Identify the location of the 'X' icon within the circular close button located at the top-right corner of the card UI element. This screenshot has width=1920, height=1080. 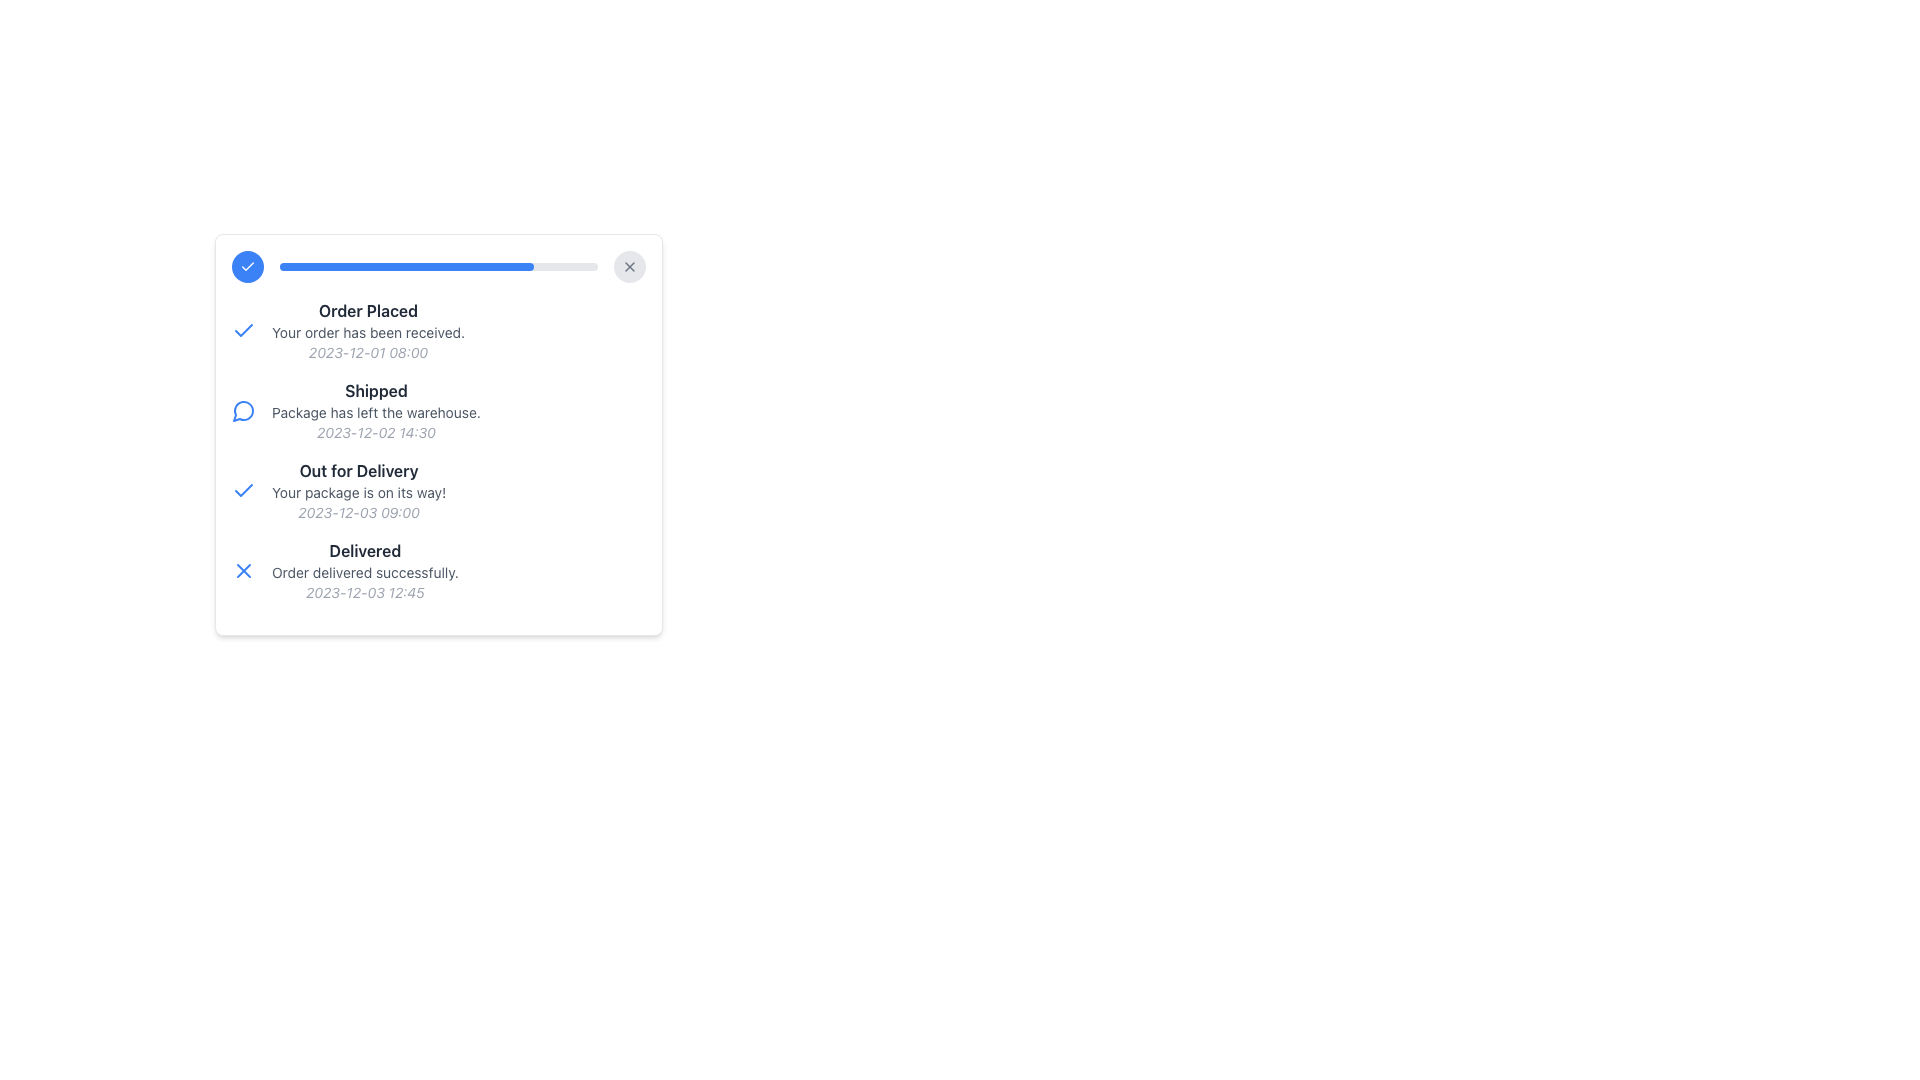
(628, 265).